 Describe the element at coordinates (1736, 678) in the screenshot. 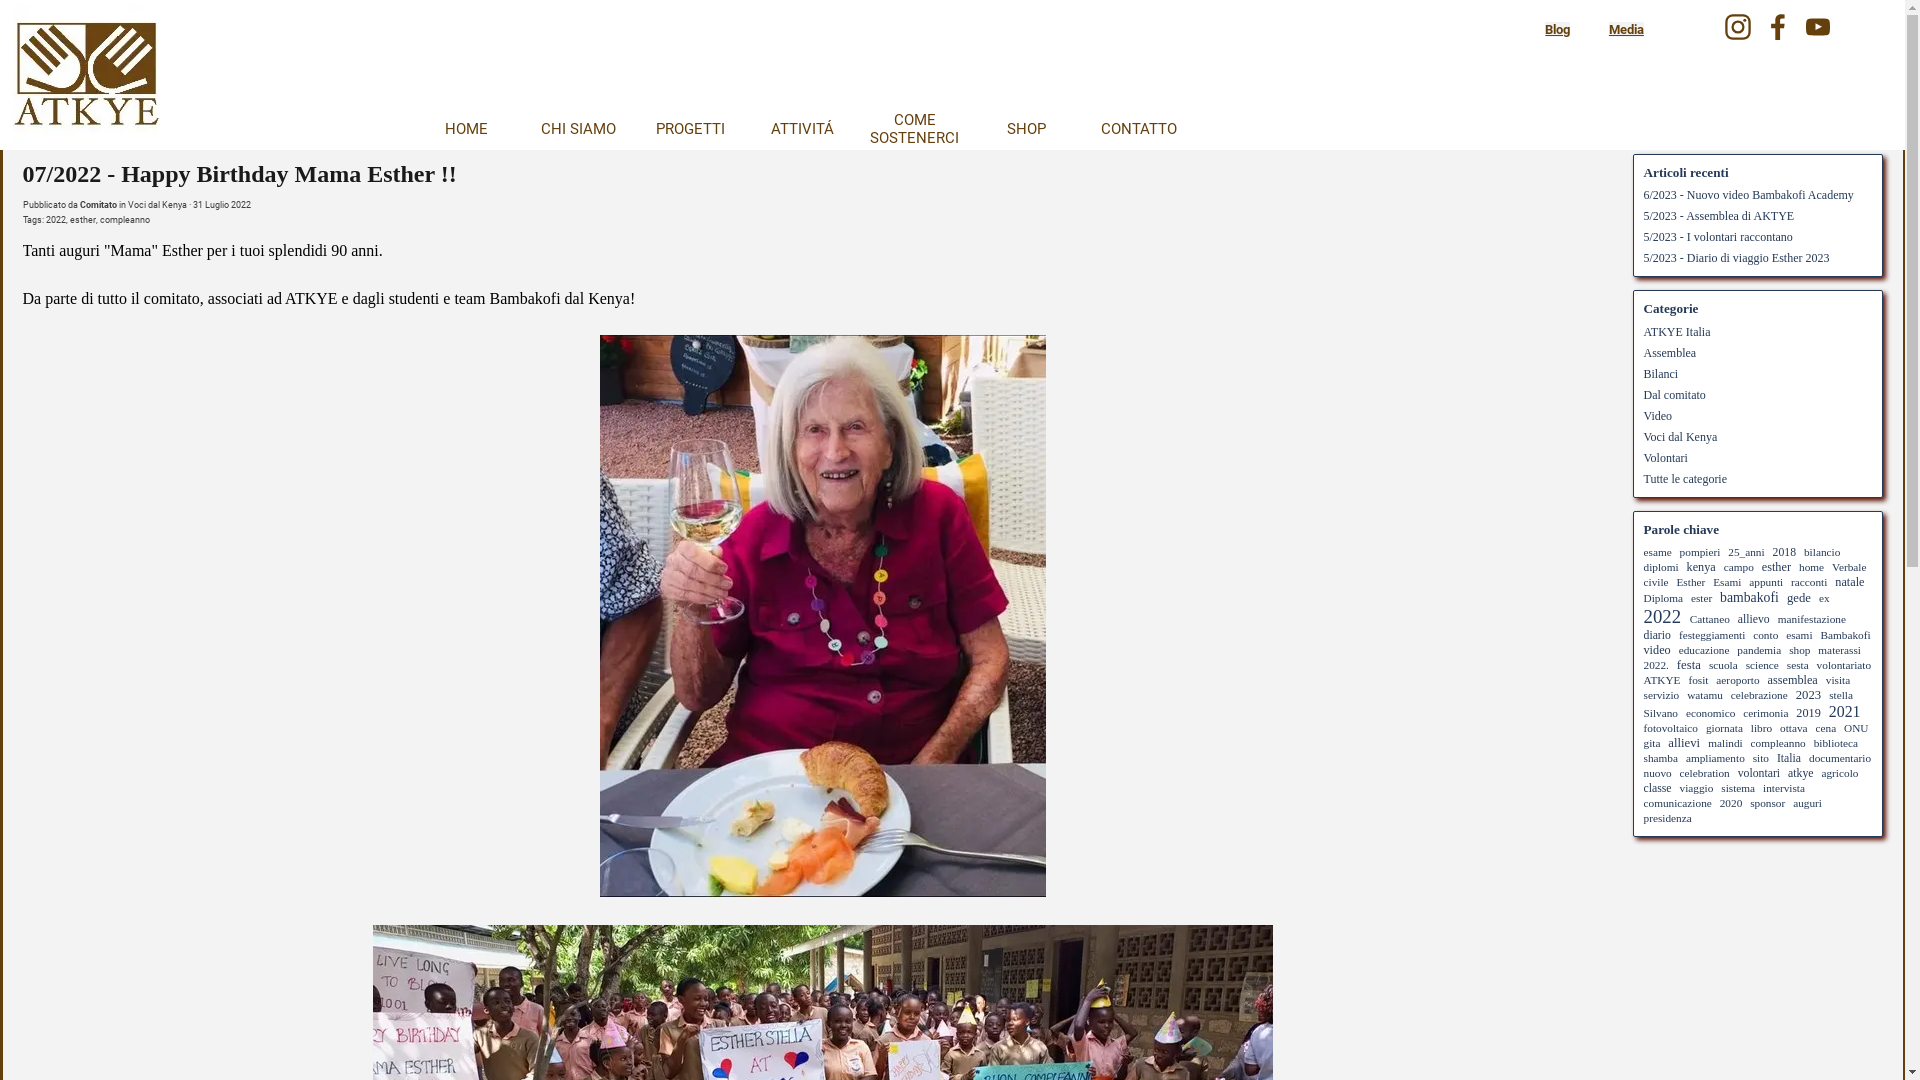

I see `'aeroporto'` at that location.